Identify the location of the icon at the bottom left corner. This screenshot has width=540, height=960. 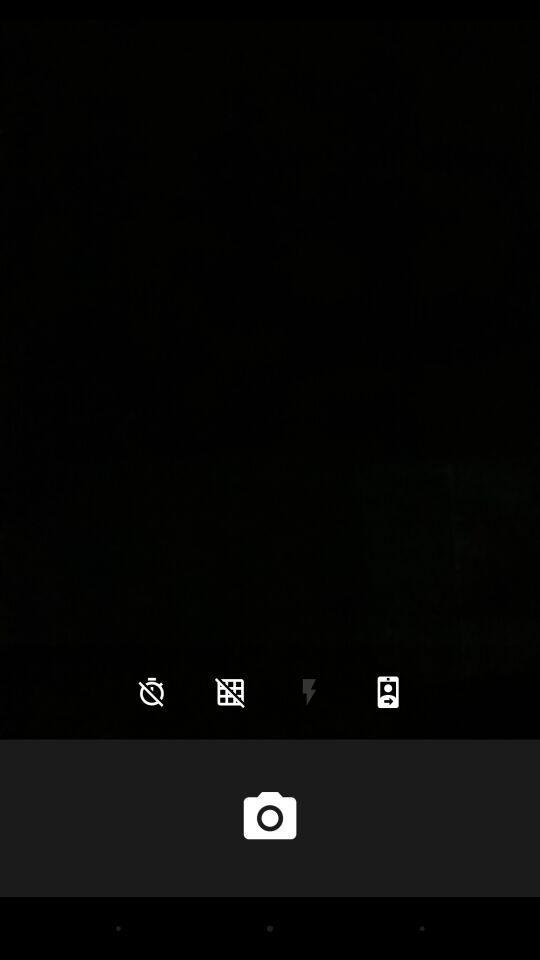
(150, 692).